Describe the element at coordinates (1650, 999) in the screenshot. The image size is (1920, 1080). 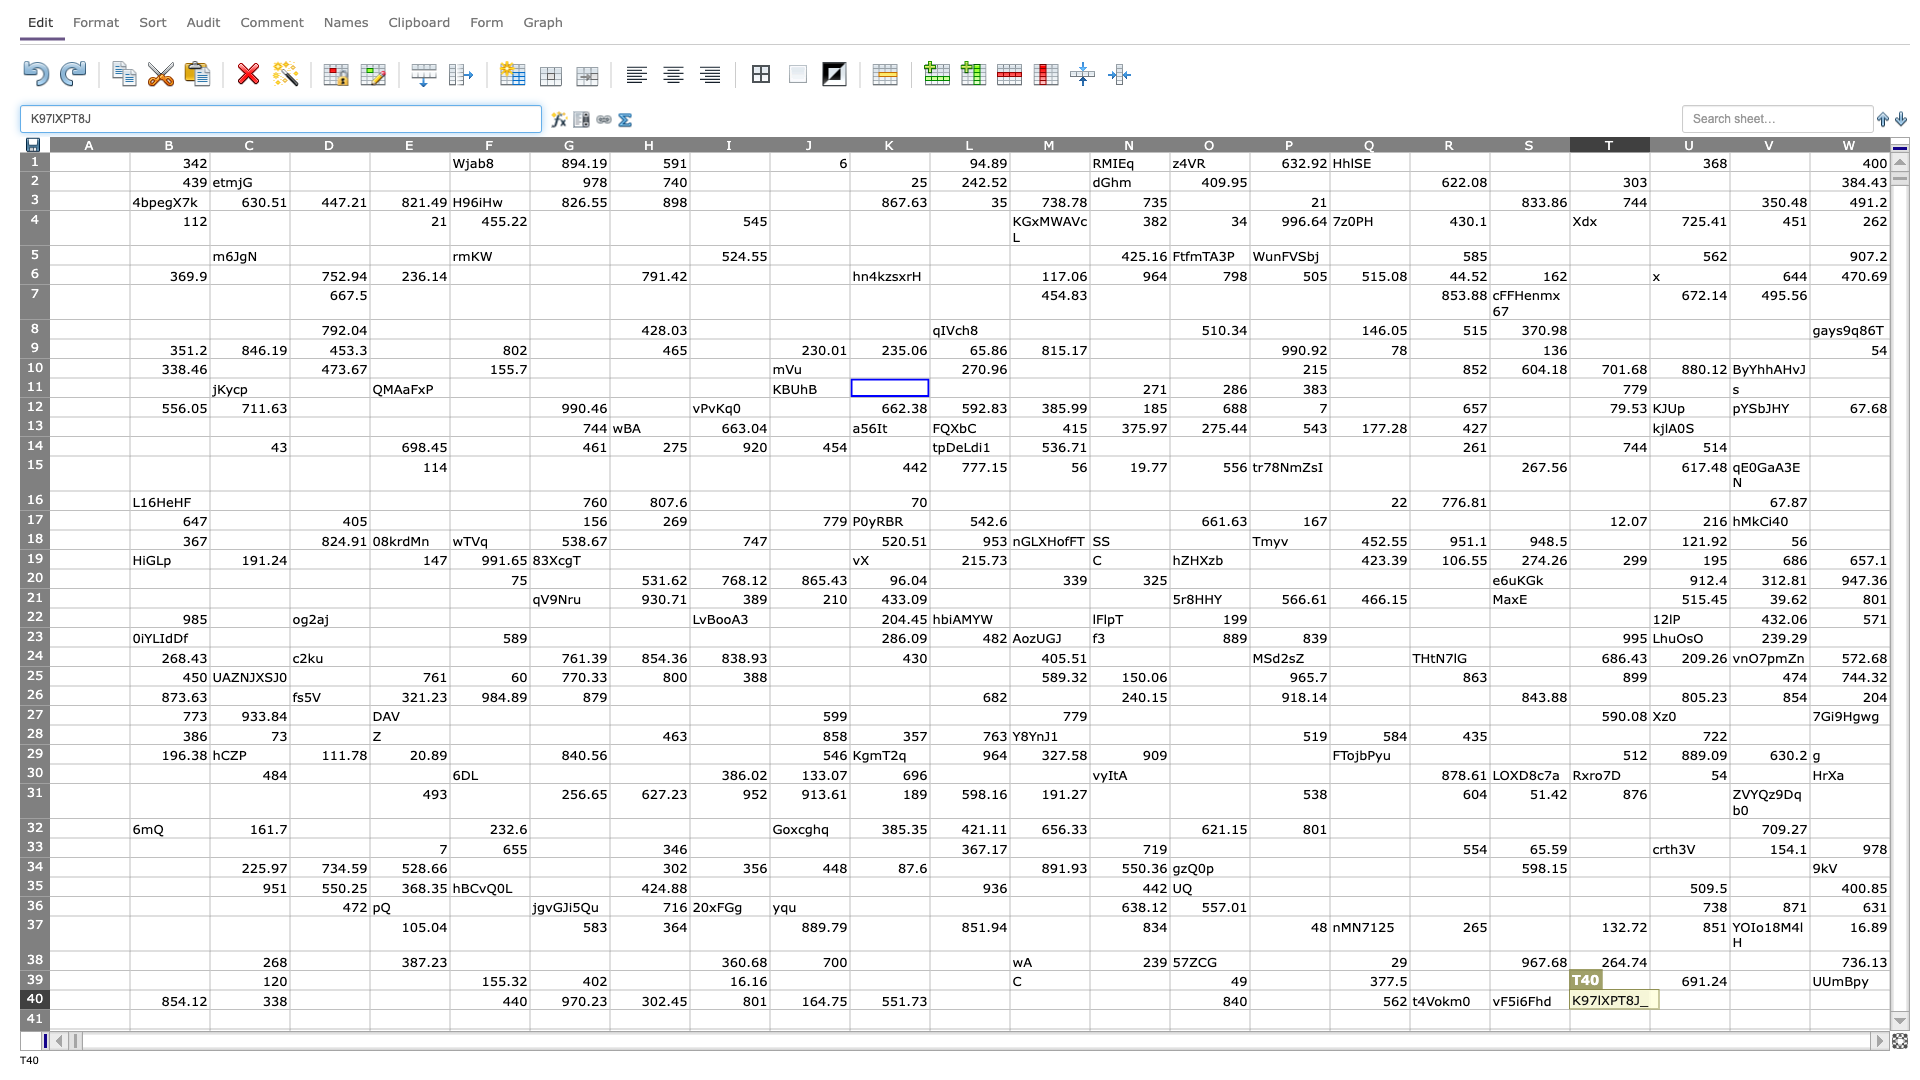
I see `Left border of cell U-40` at that location.